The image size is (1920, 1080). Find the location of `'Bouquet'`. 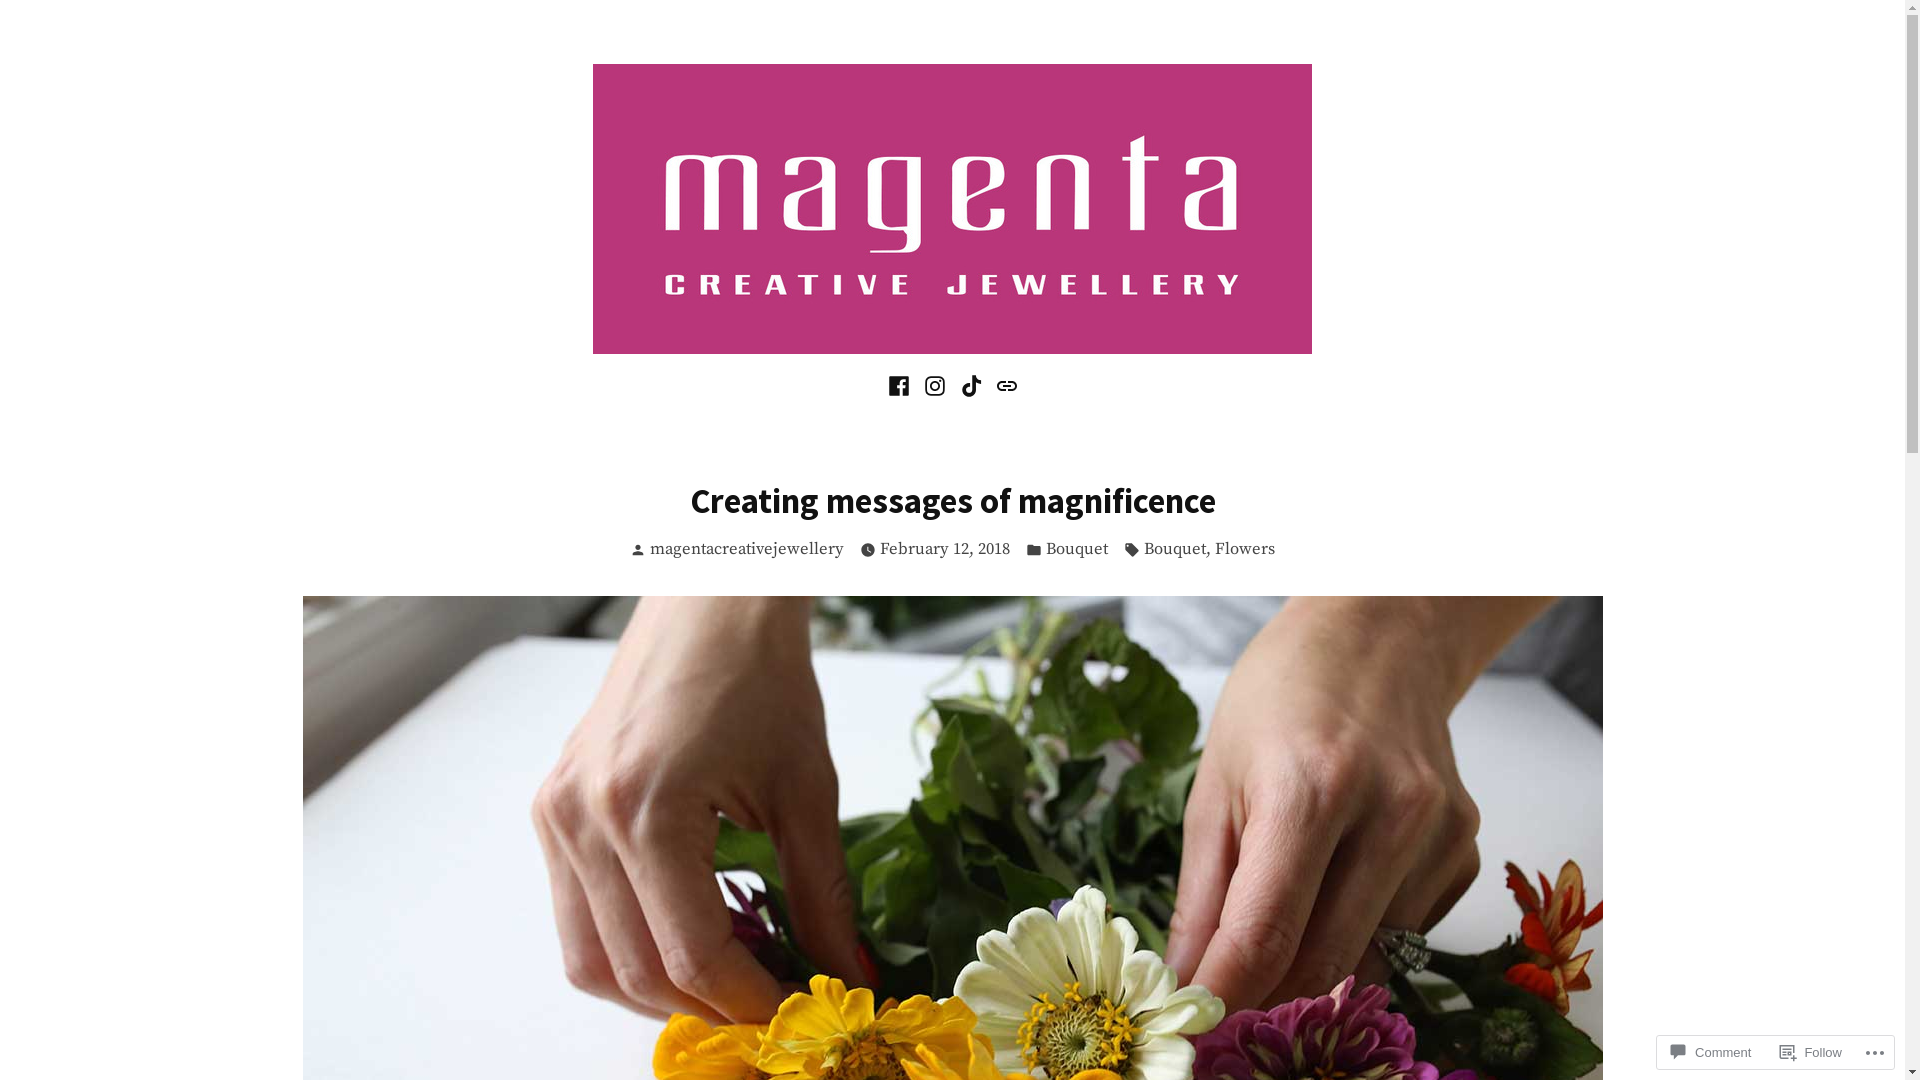

'Bouquet' is located at coordinates (1075, 550).